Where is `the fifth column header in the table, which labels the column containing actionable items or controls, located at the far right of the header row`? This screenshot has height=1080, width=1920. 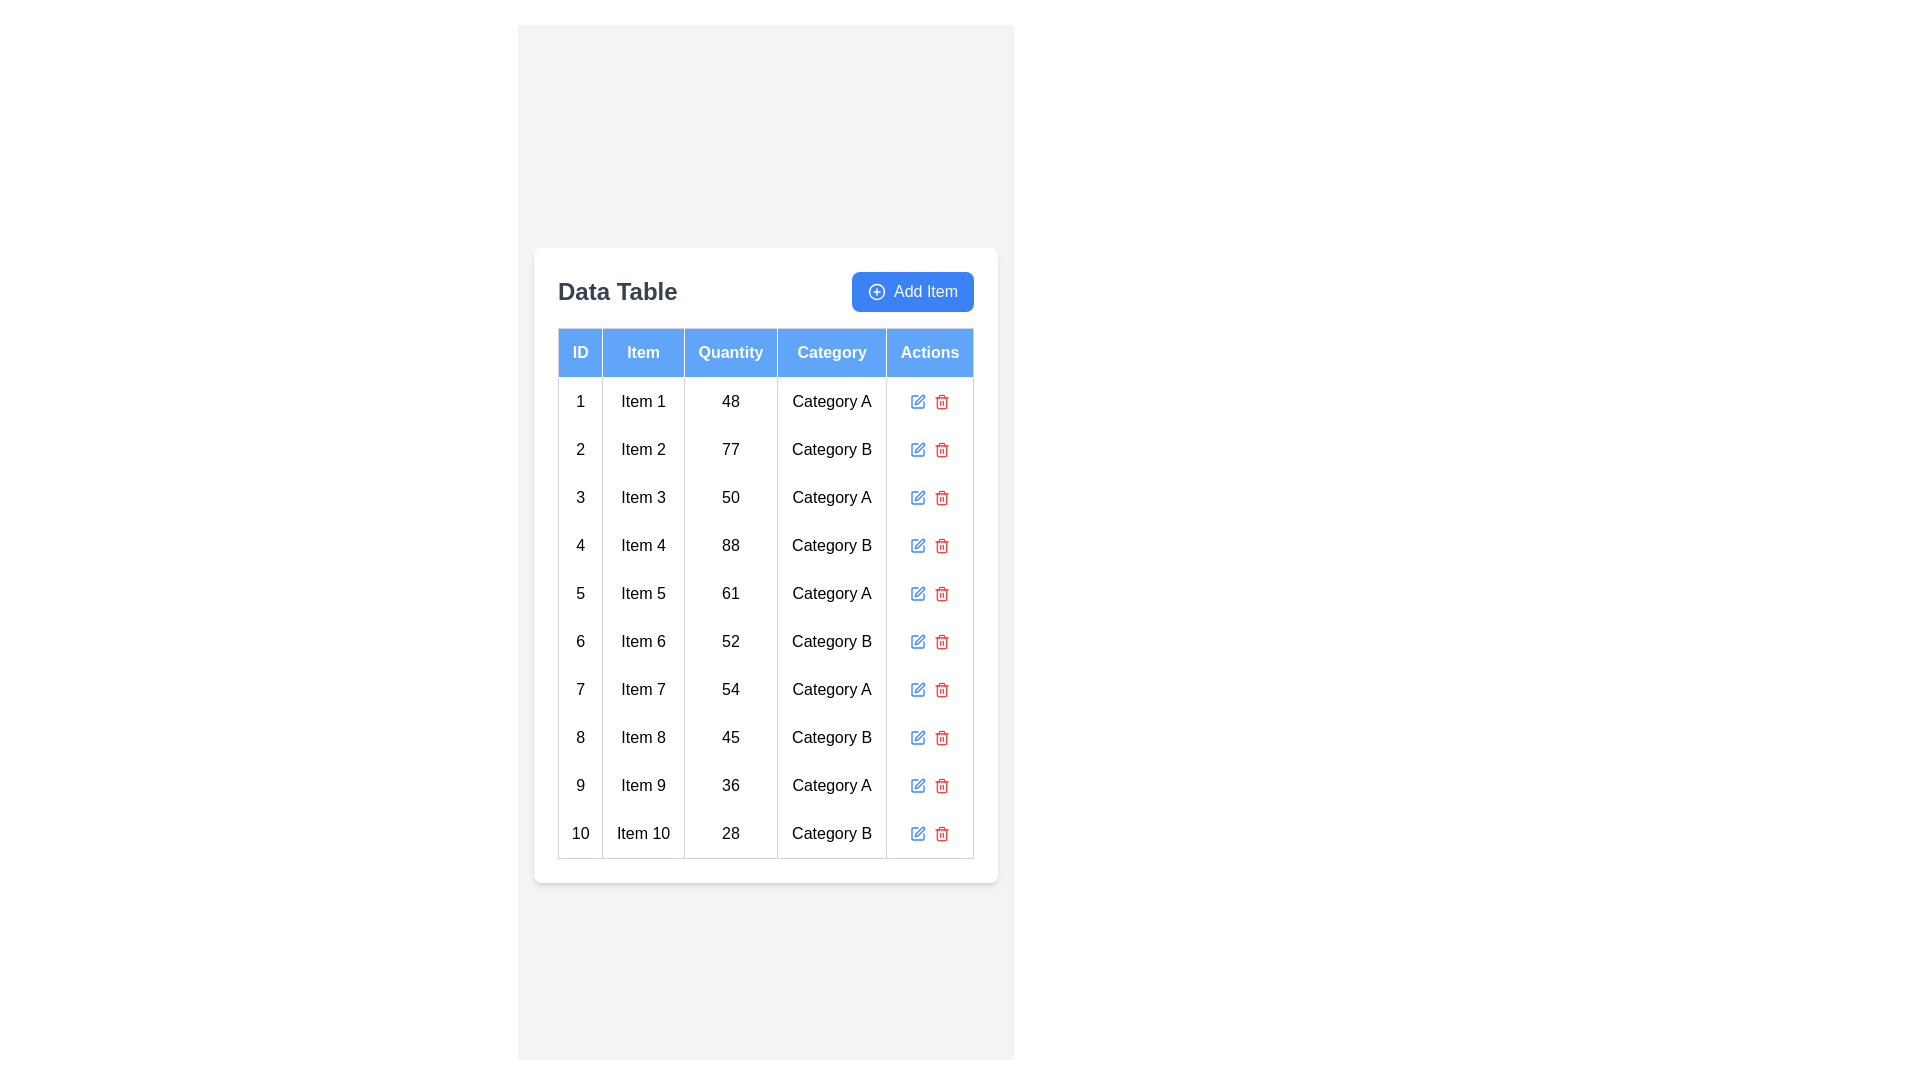
the fifth column header in the table, which labels the column containing actionable items or controls, located at the far right of the header row is located at coordinates (929, 351).